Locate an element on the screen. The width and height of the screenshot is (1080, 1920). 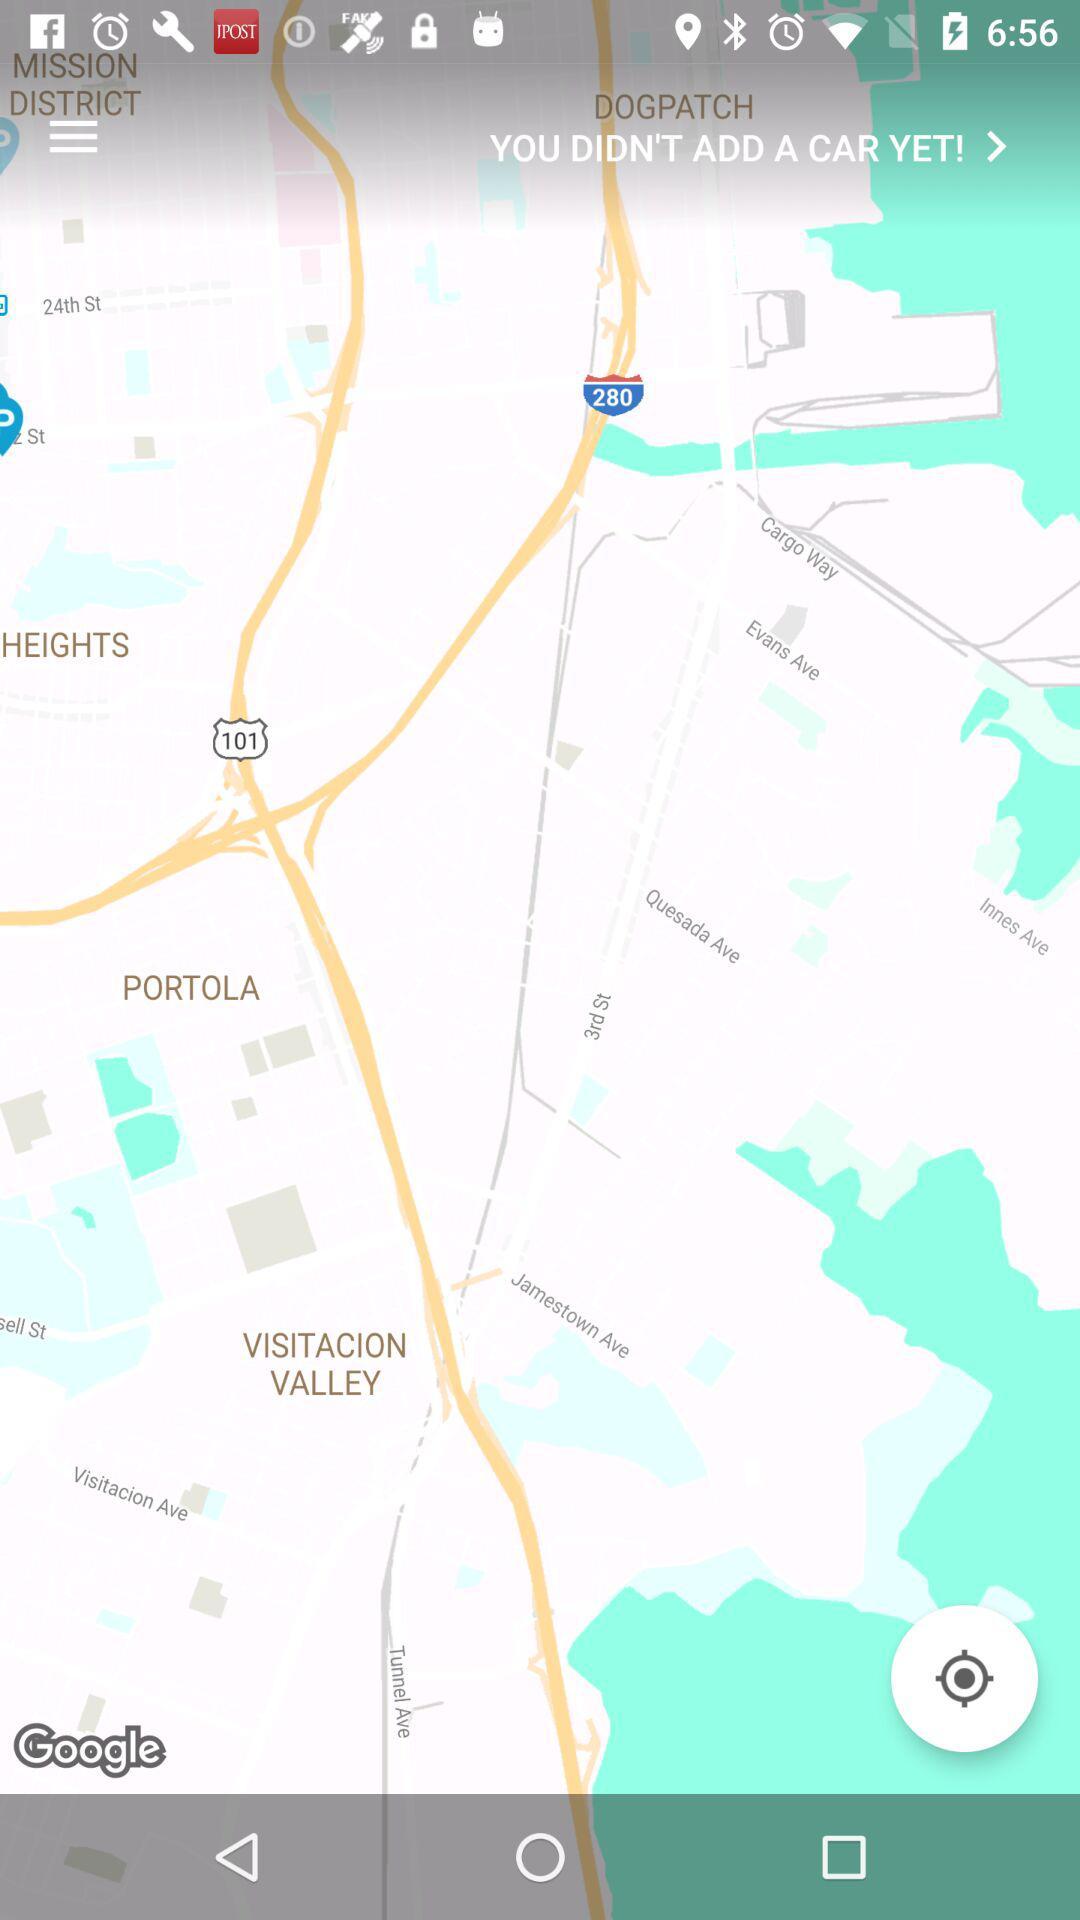
the you didn t icon is located at coordinates (758, 146).